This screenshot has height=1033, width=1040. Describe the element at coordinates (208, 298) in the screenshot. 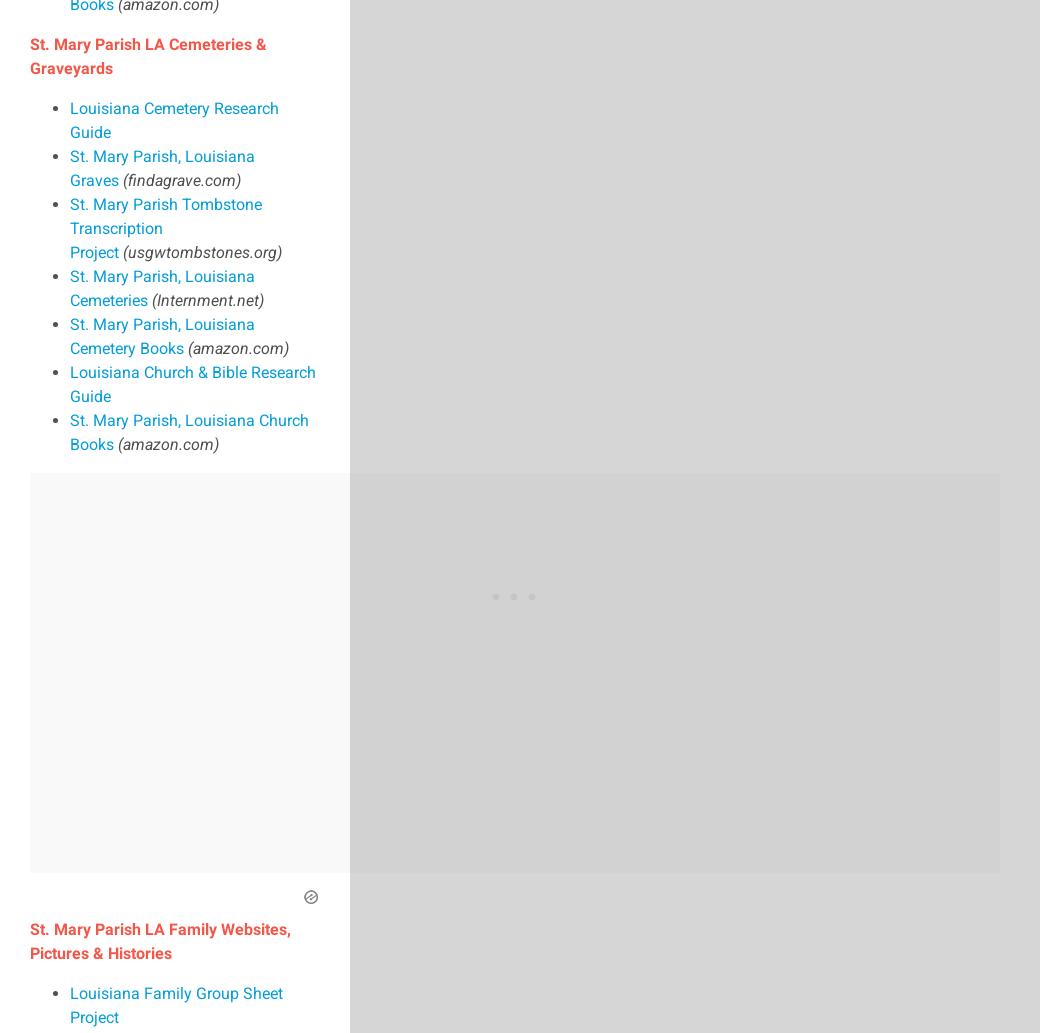

I see `'(Internment.net)'` at that location.